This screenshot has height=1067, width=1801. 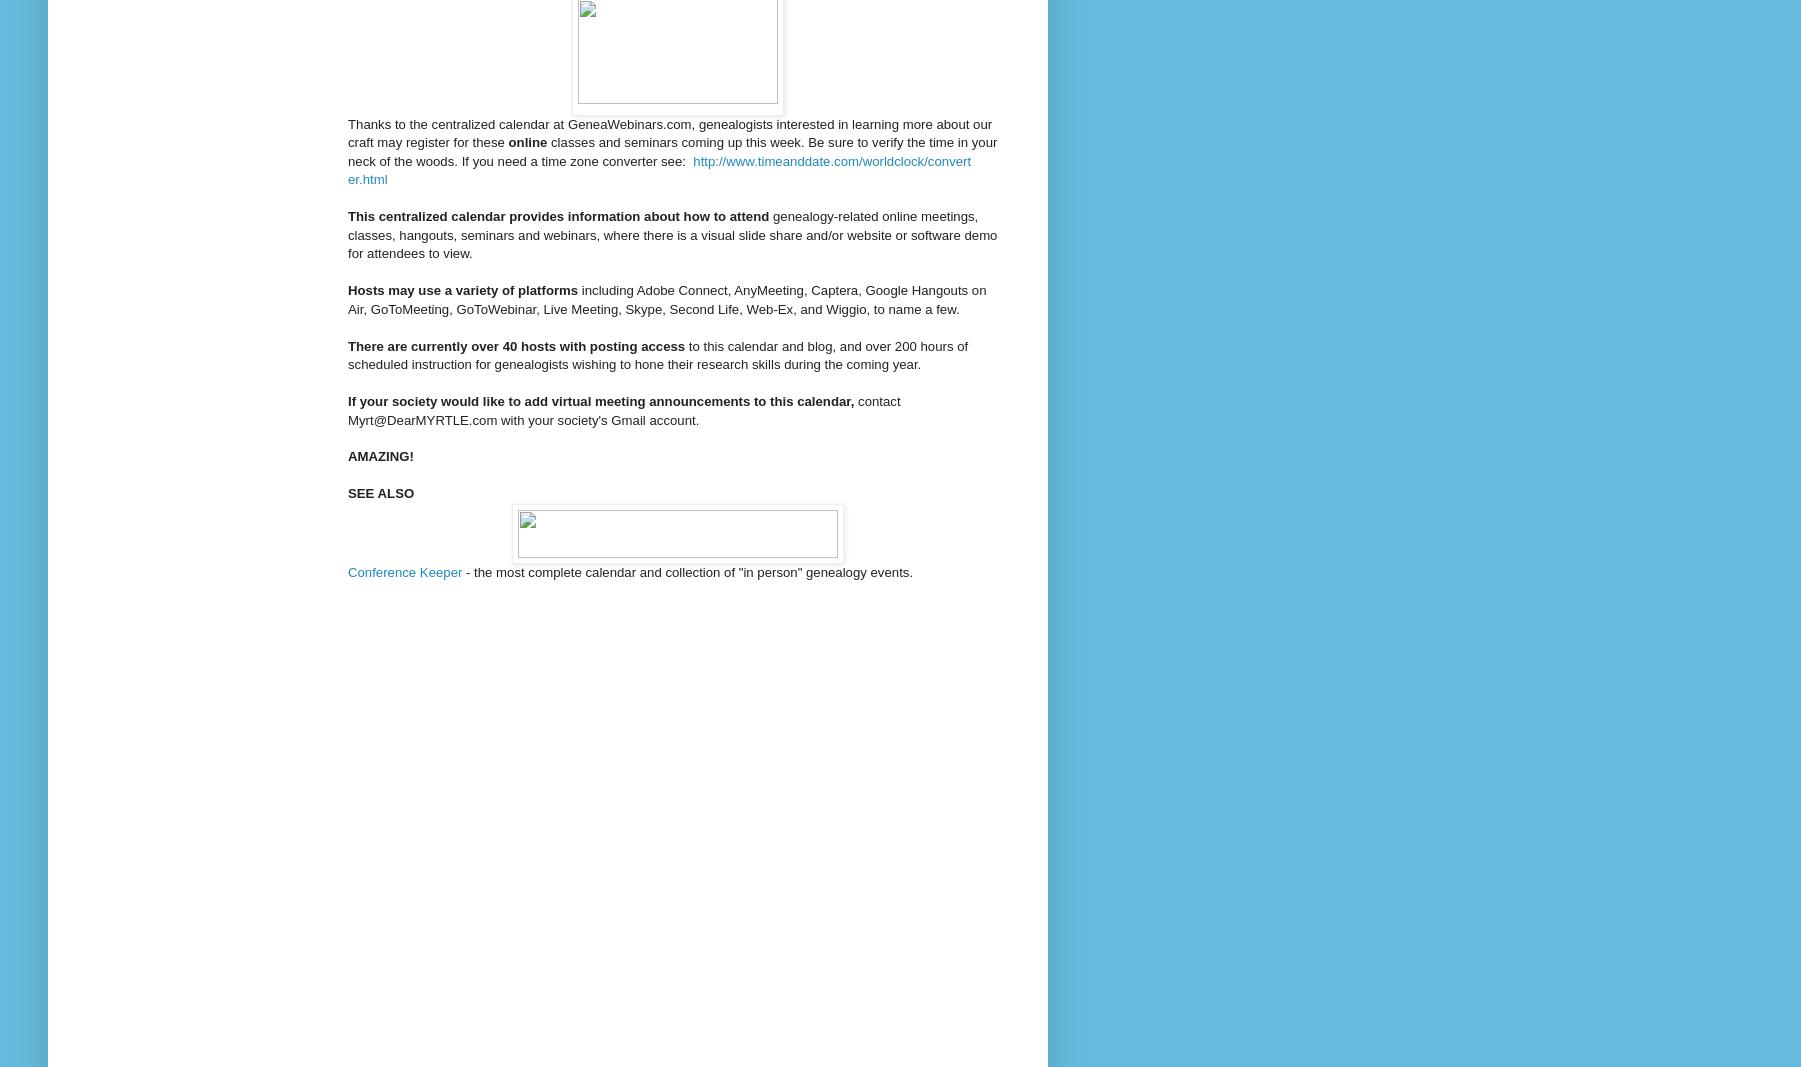 What do you see at coordinates (347, 345) in the screenshot?
I see `'There are currently over 40 hosts with posting access'` at bounding box center [347, 345].